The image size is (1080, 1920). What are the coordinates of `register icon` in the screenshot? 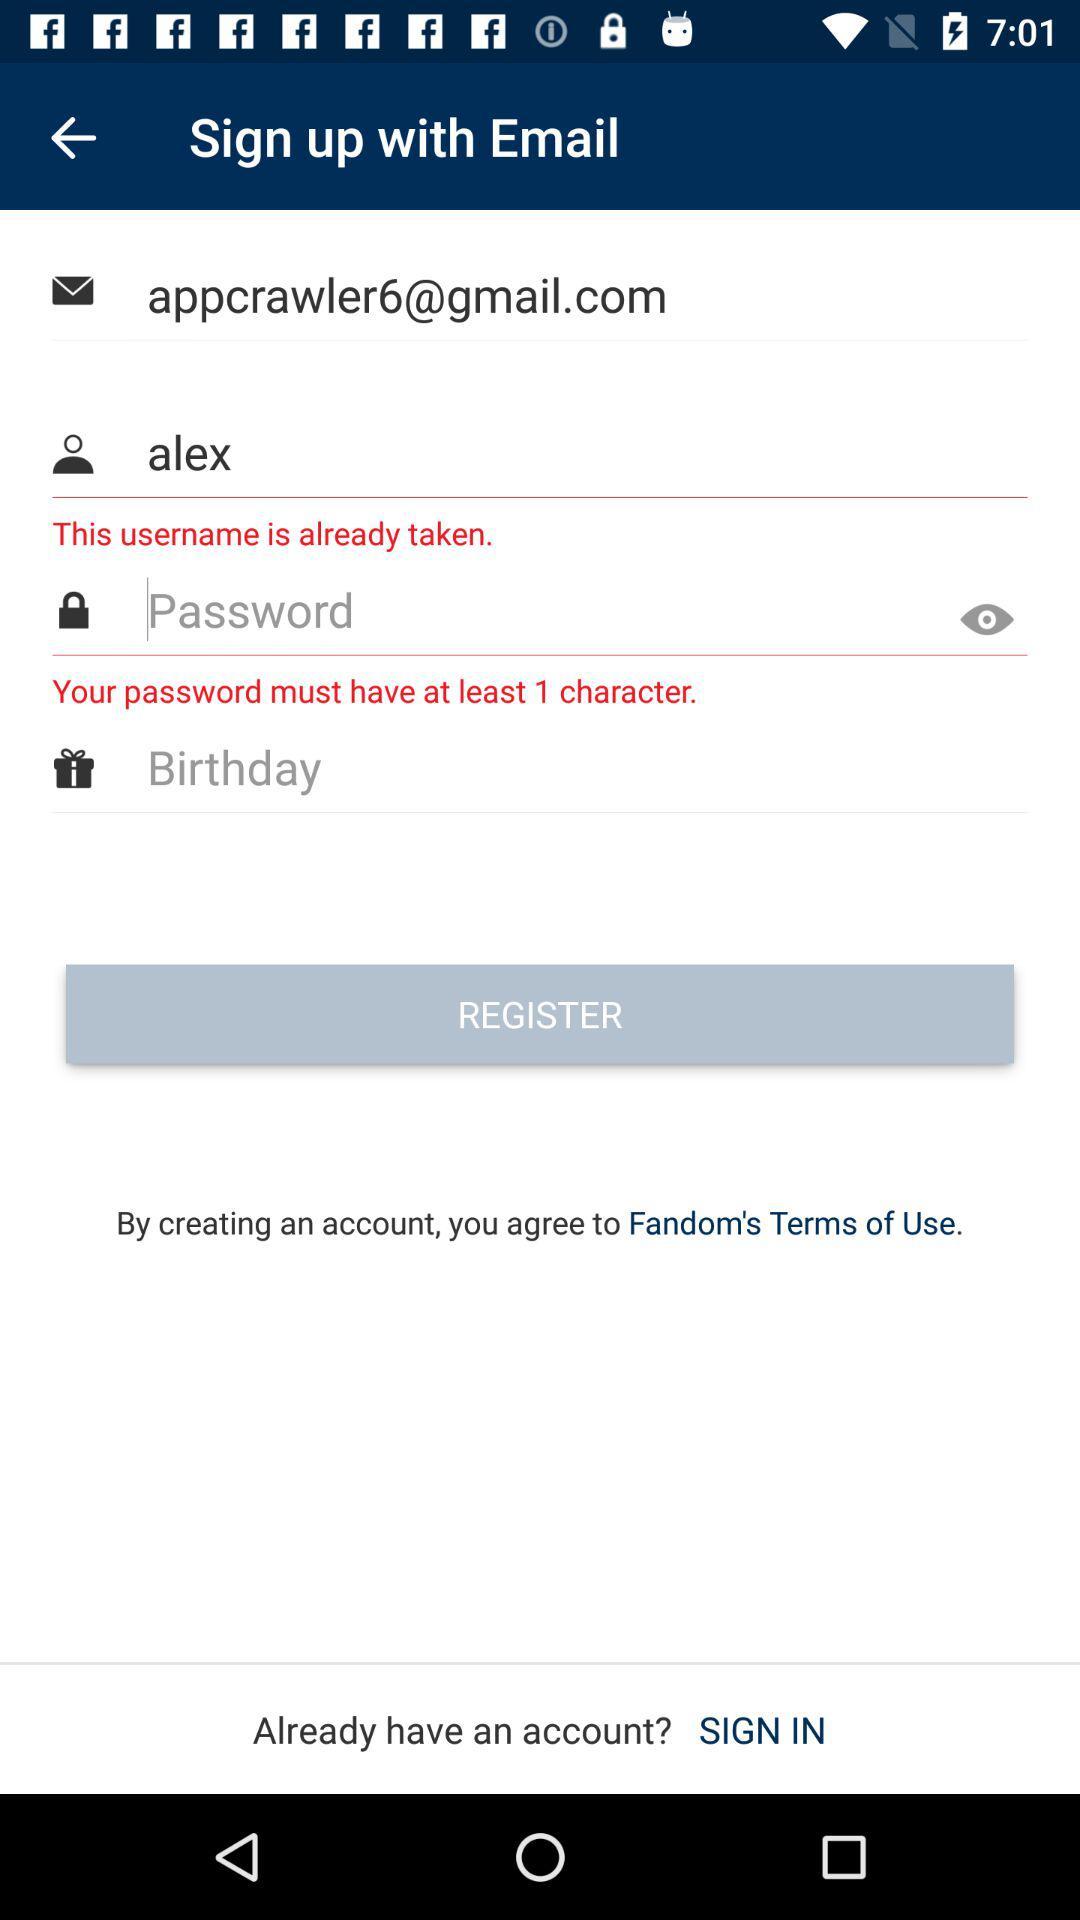 It's located at (540, 1013).